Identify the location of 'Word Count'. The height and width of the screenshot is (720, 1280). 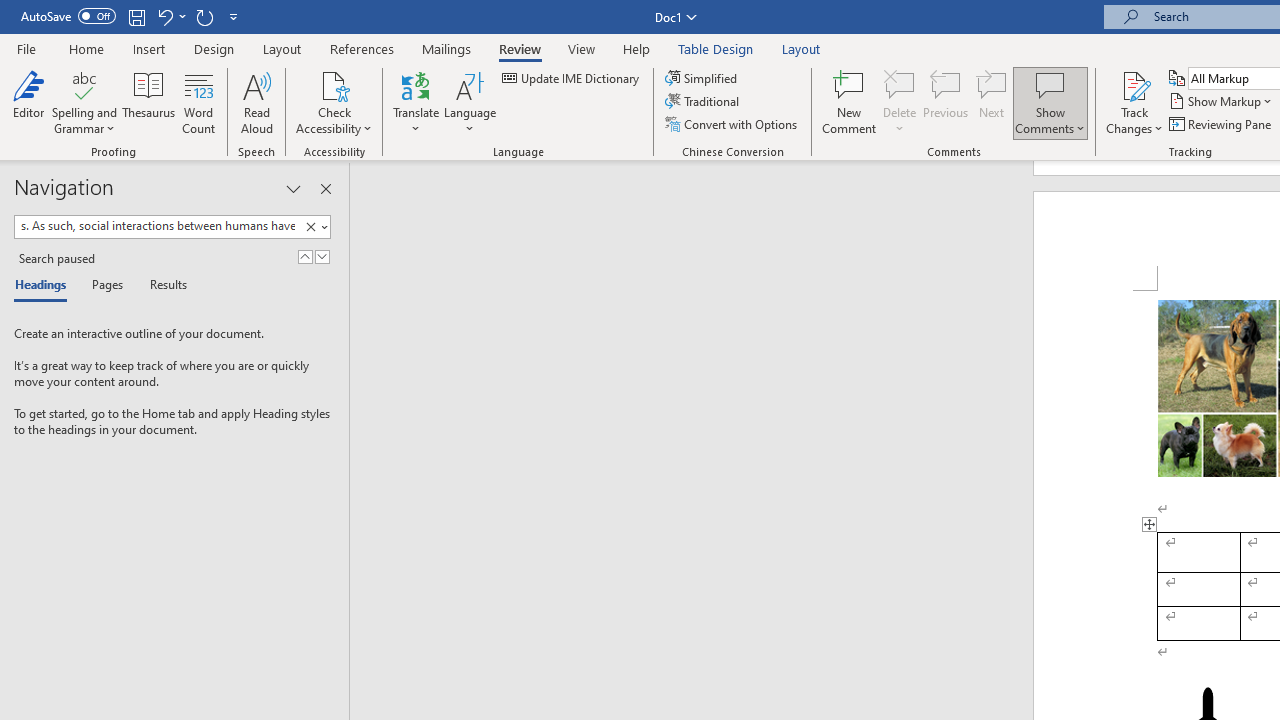
(199, 103).